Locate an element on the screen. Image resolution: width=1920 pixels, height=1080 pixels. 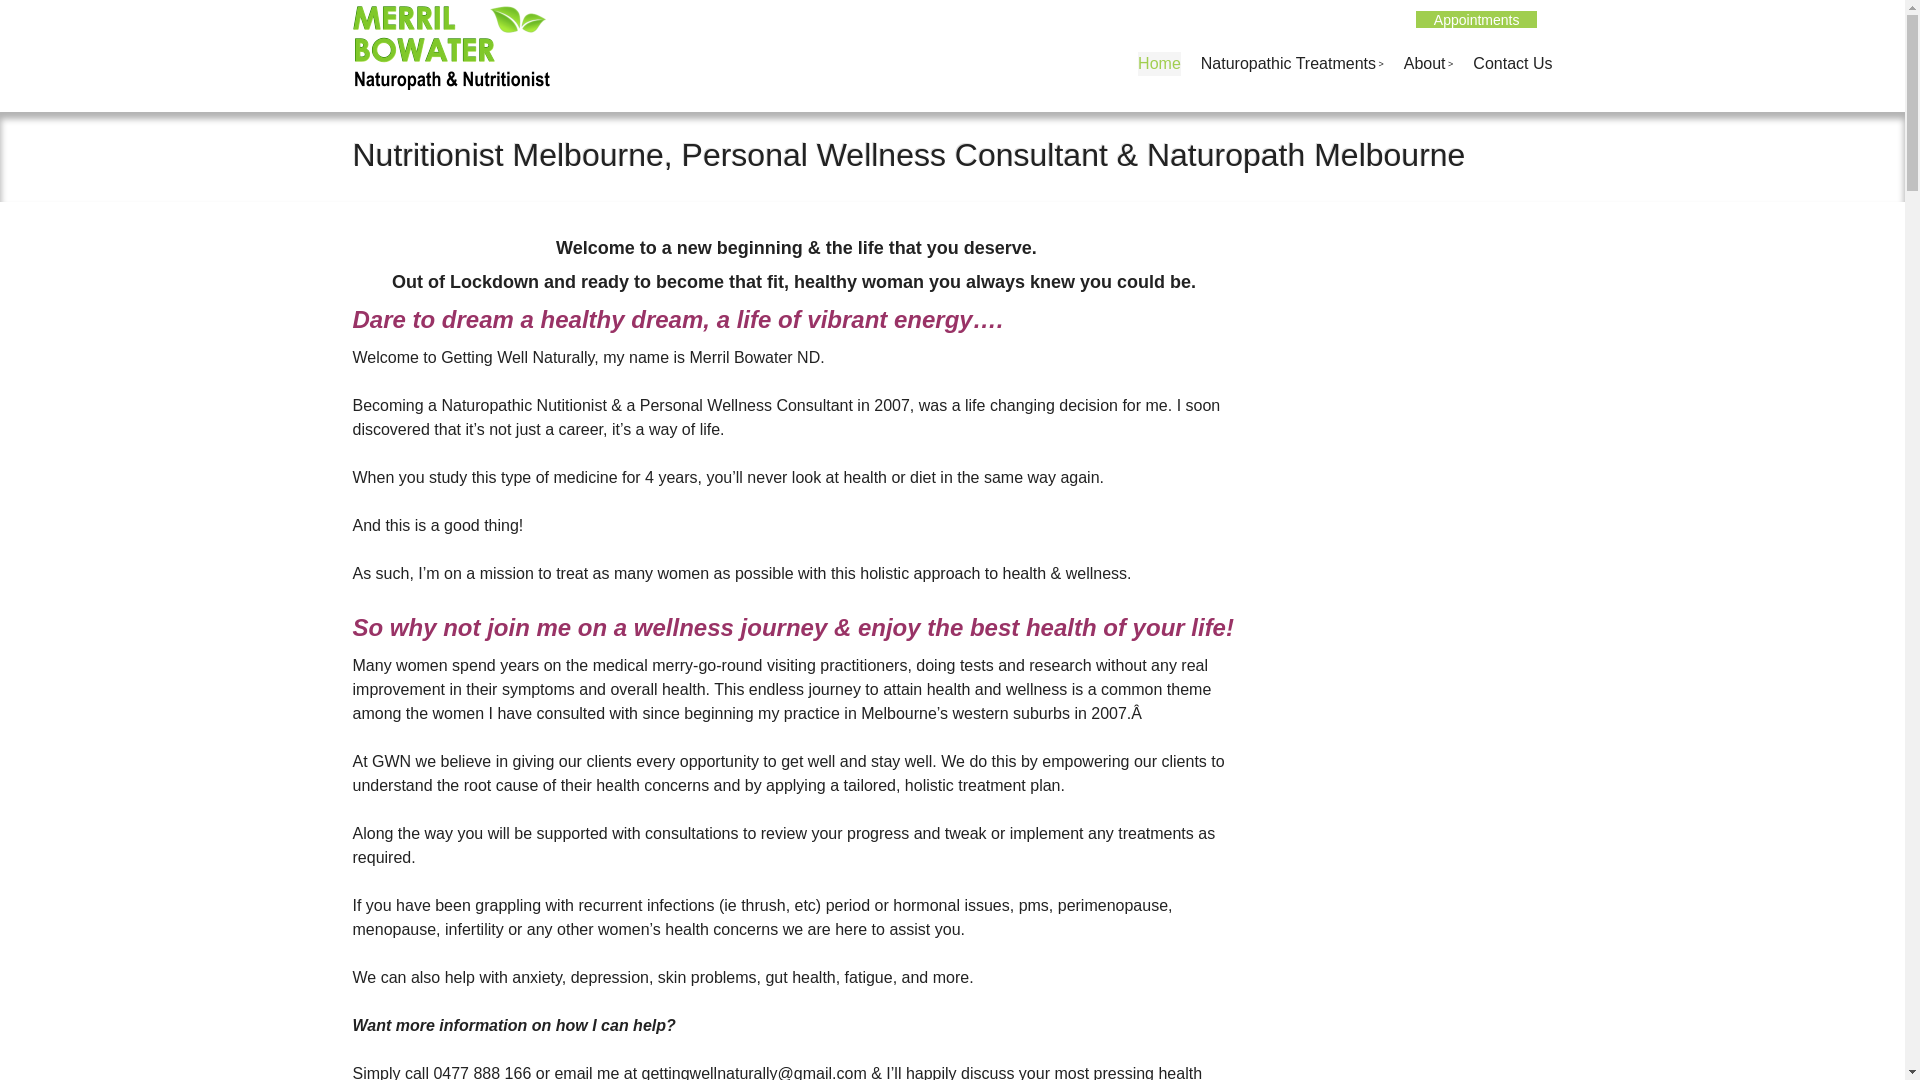
'Naturopathic Treatments' is located at coordinates (1292, 63).